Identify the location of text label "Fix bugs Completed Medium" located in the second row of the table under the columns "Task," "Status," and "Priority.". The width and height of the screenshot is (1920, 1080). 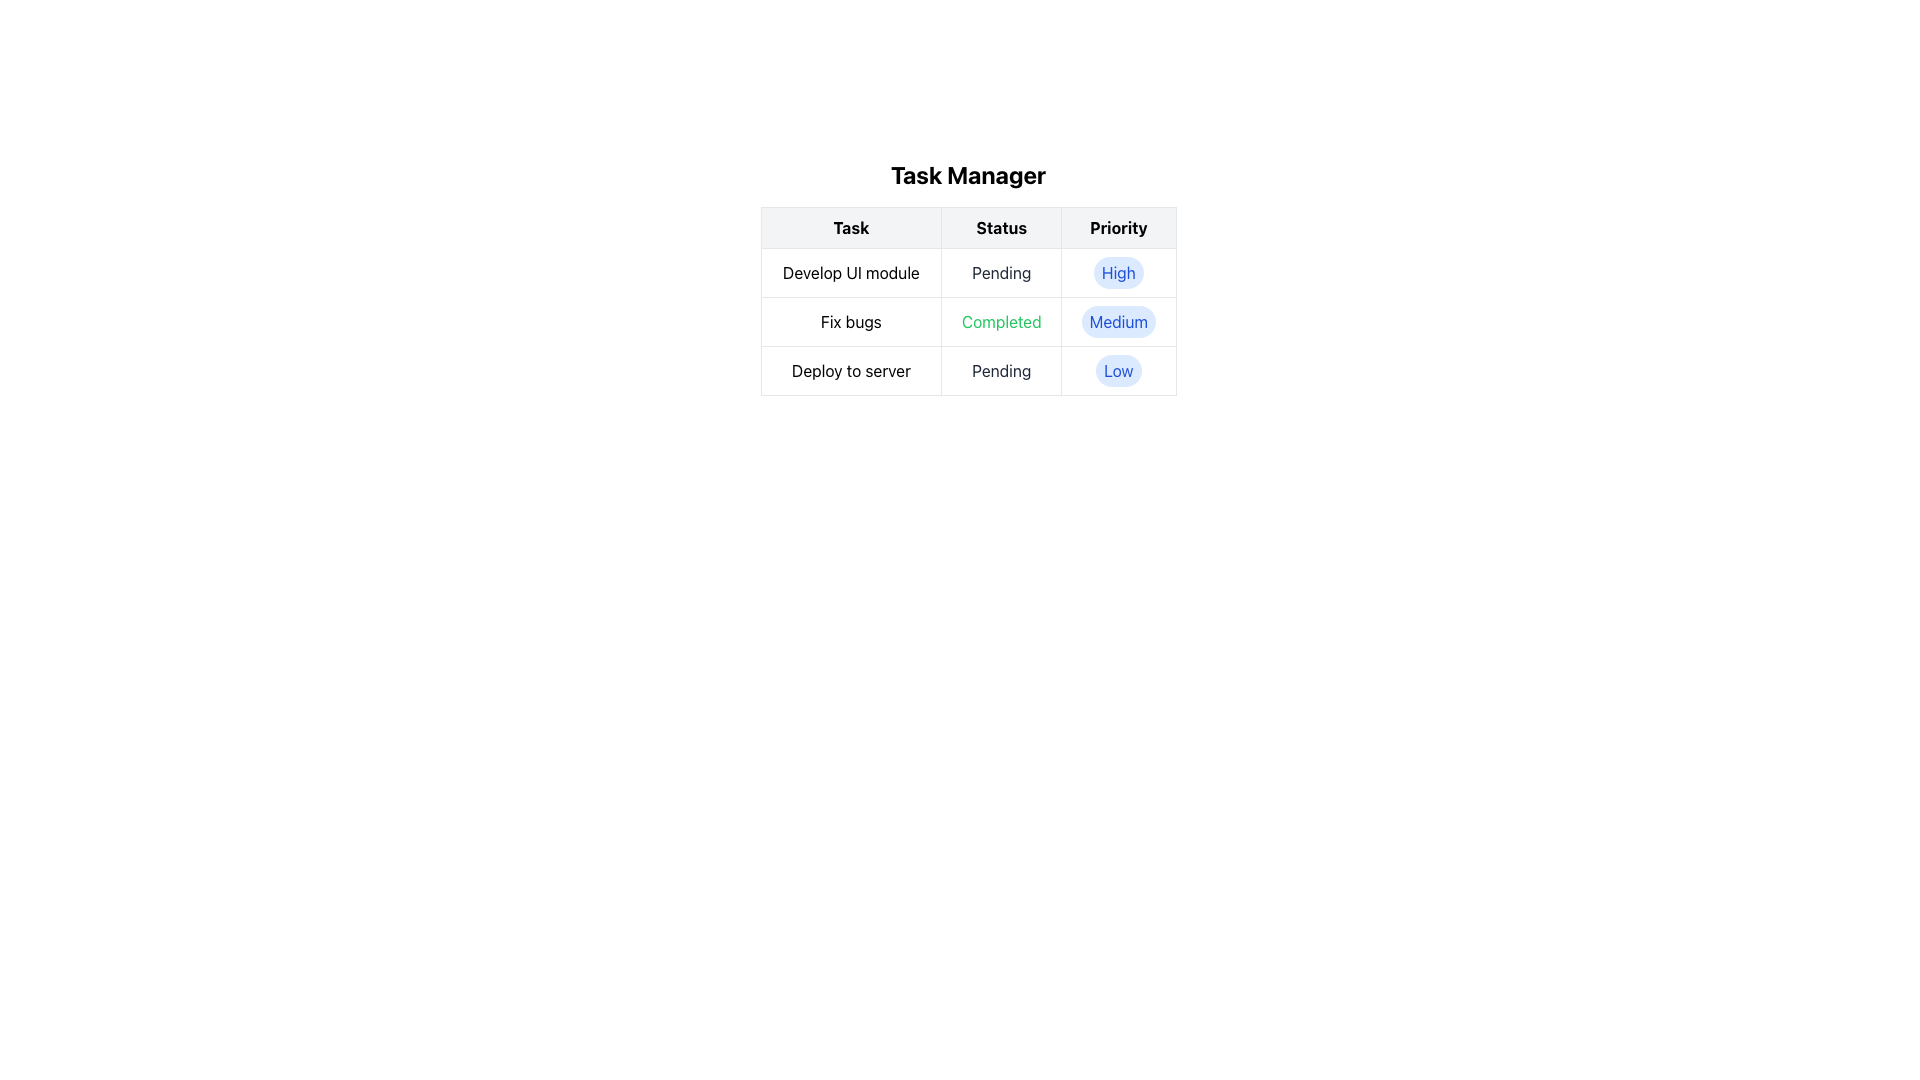
(968, 320).